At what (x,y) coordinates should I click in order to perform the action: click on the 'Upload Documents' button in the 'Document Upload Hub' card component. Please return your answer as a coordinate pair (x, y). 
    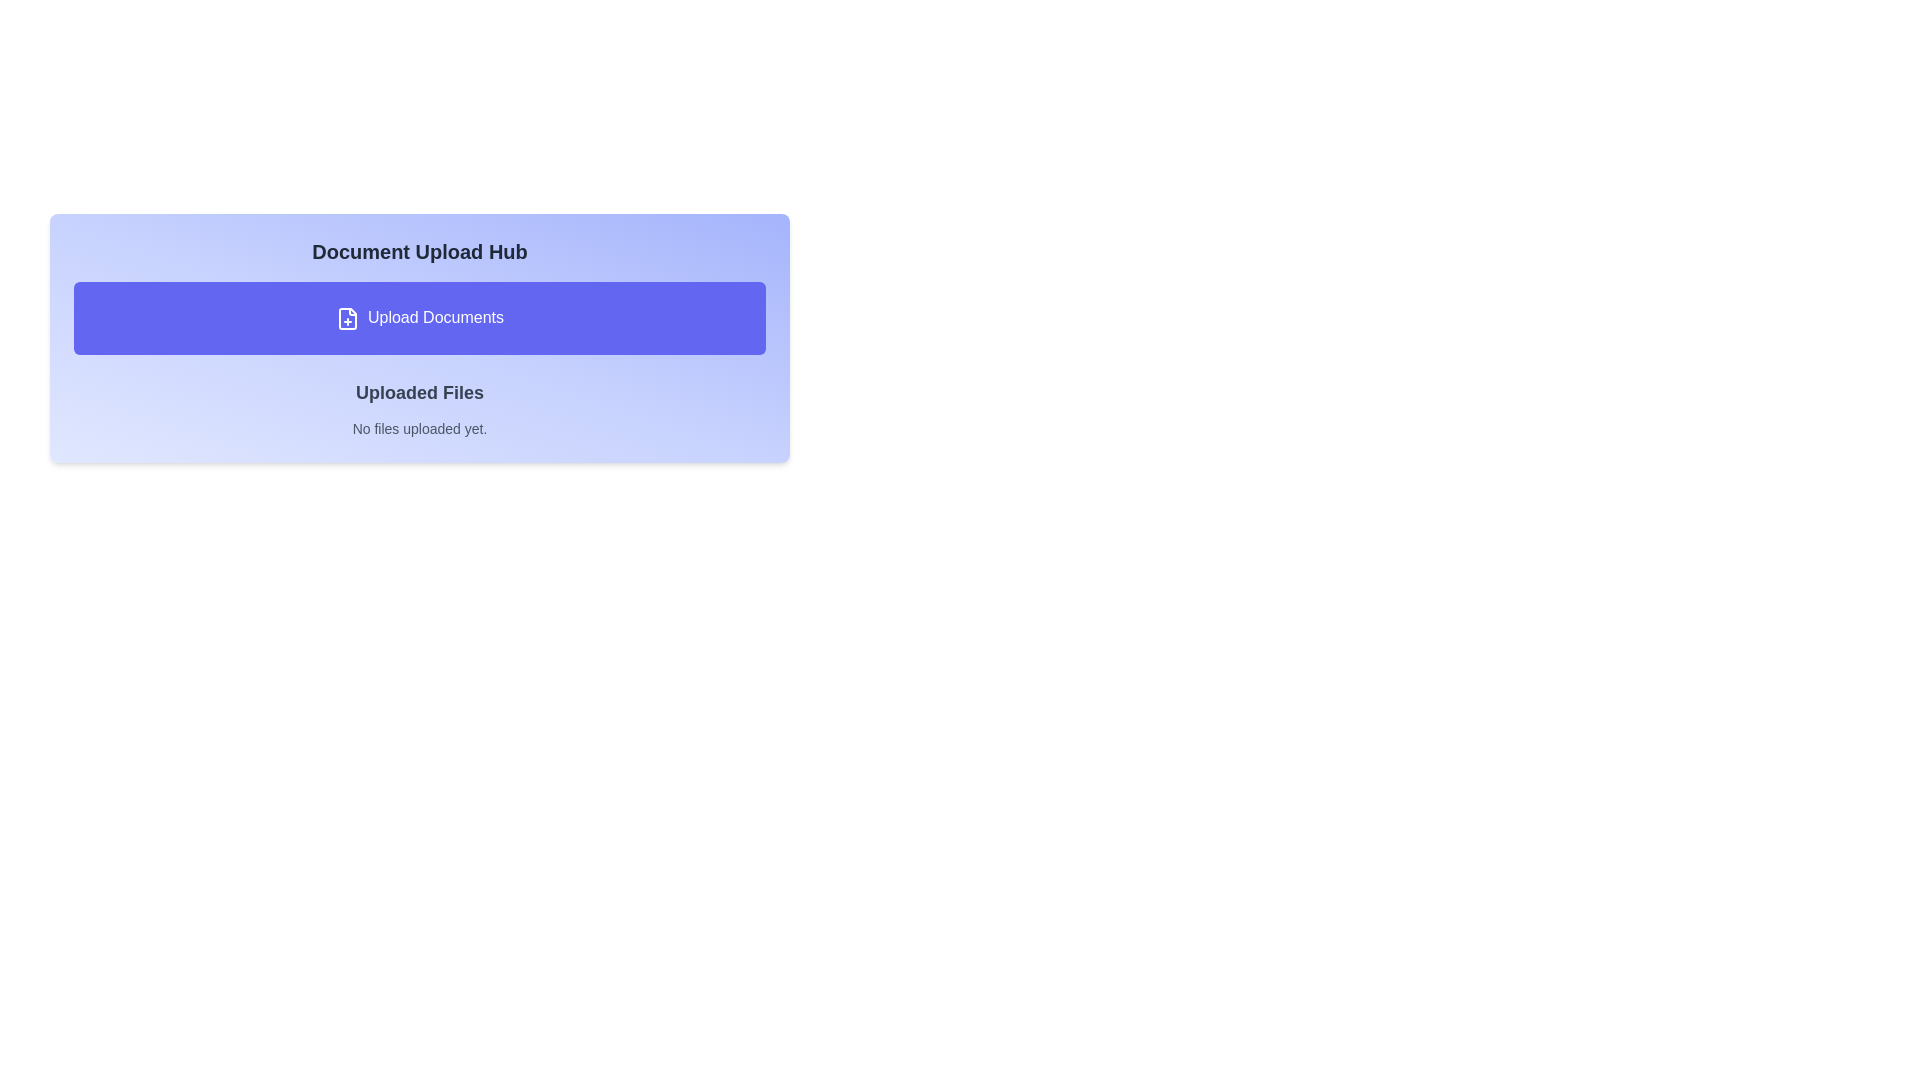
    Looking at the image, I should click on (419, 354).